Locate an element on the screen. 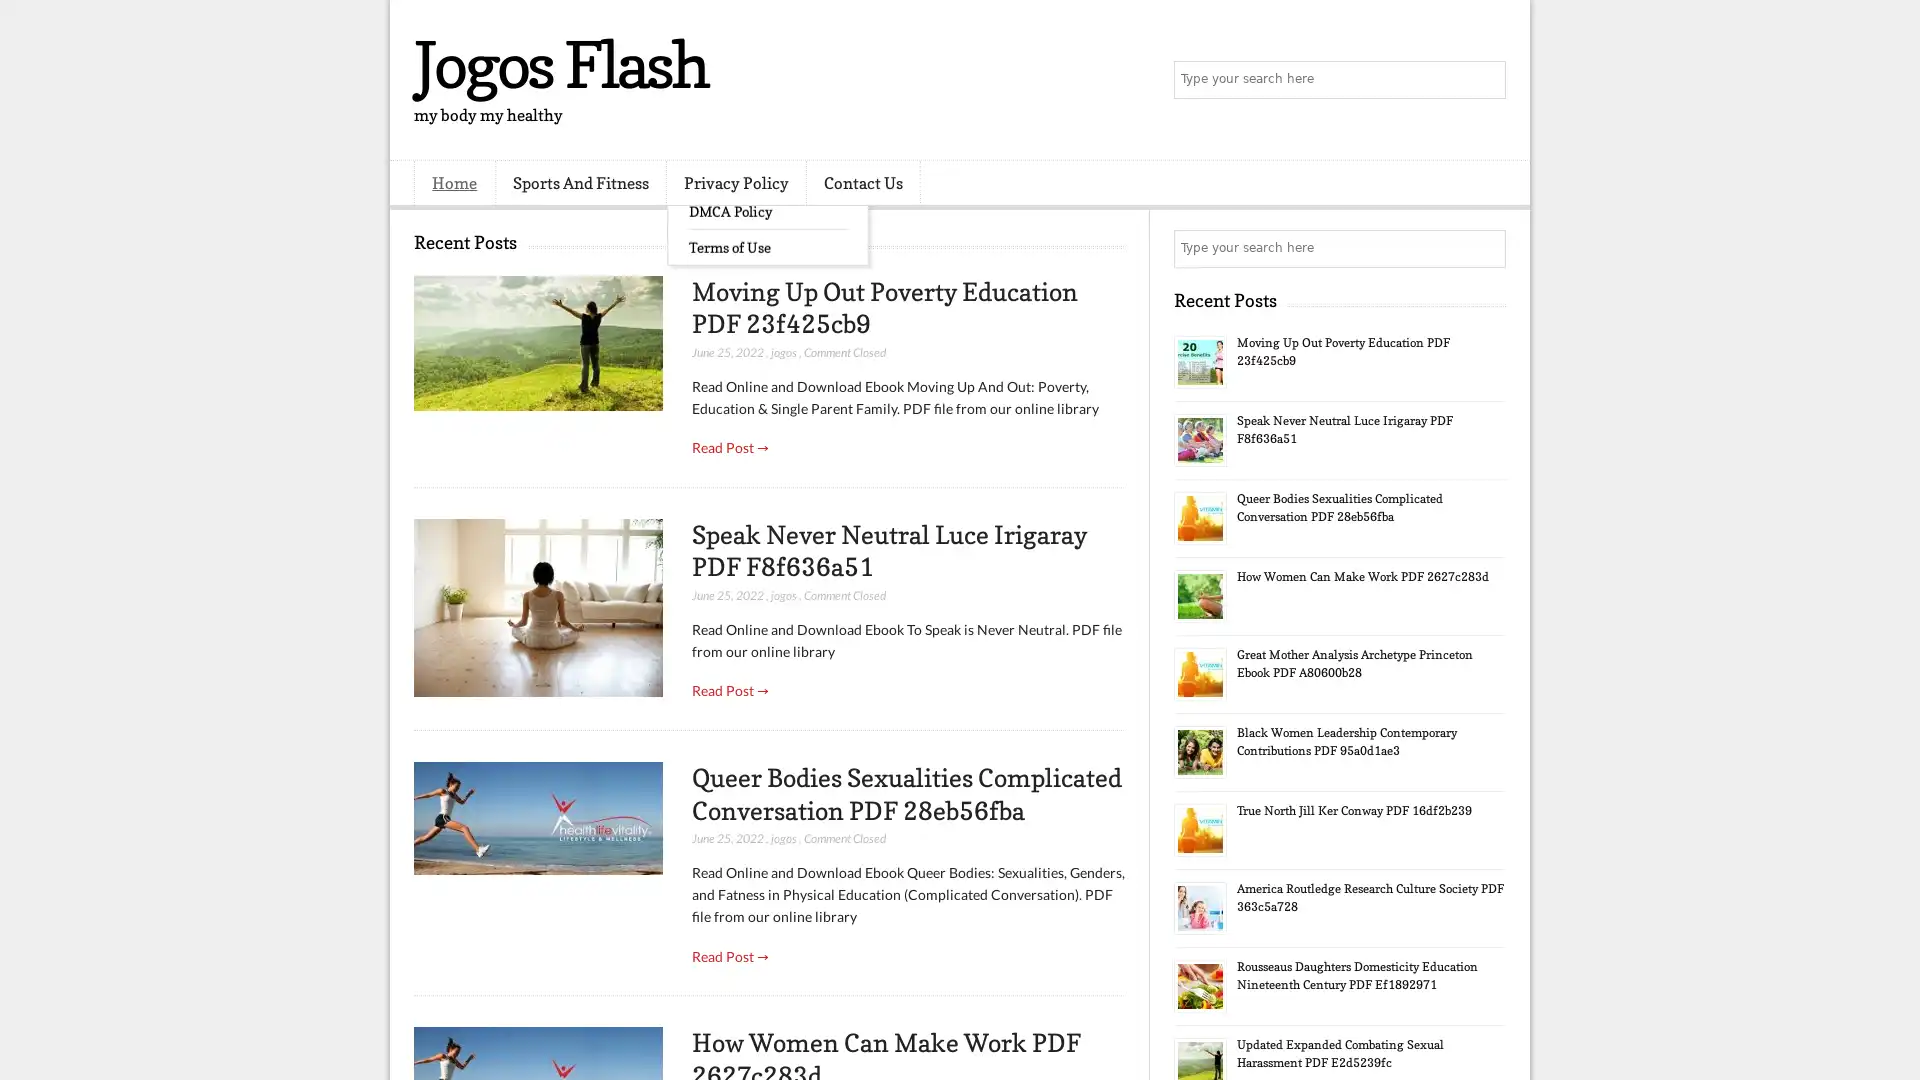 This screenshot has height=1080, width=1920. Search is located at coordinates (1485, 80).